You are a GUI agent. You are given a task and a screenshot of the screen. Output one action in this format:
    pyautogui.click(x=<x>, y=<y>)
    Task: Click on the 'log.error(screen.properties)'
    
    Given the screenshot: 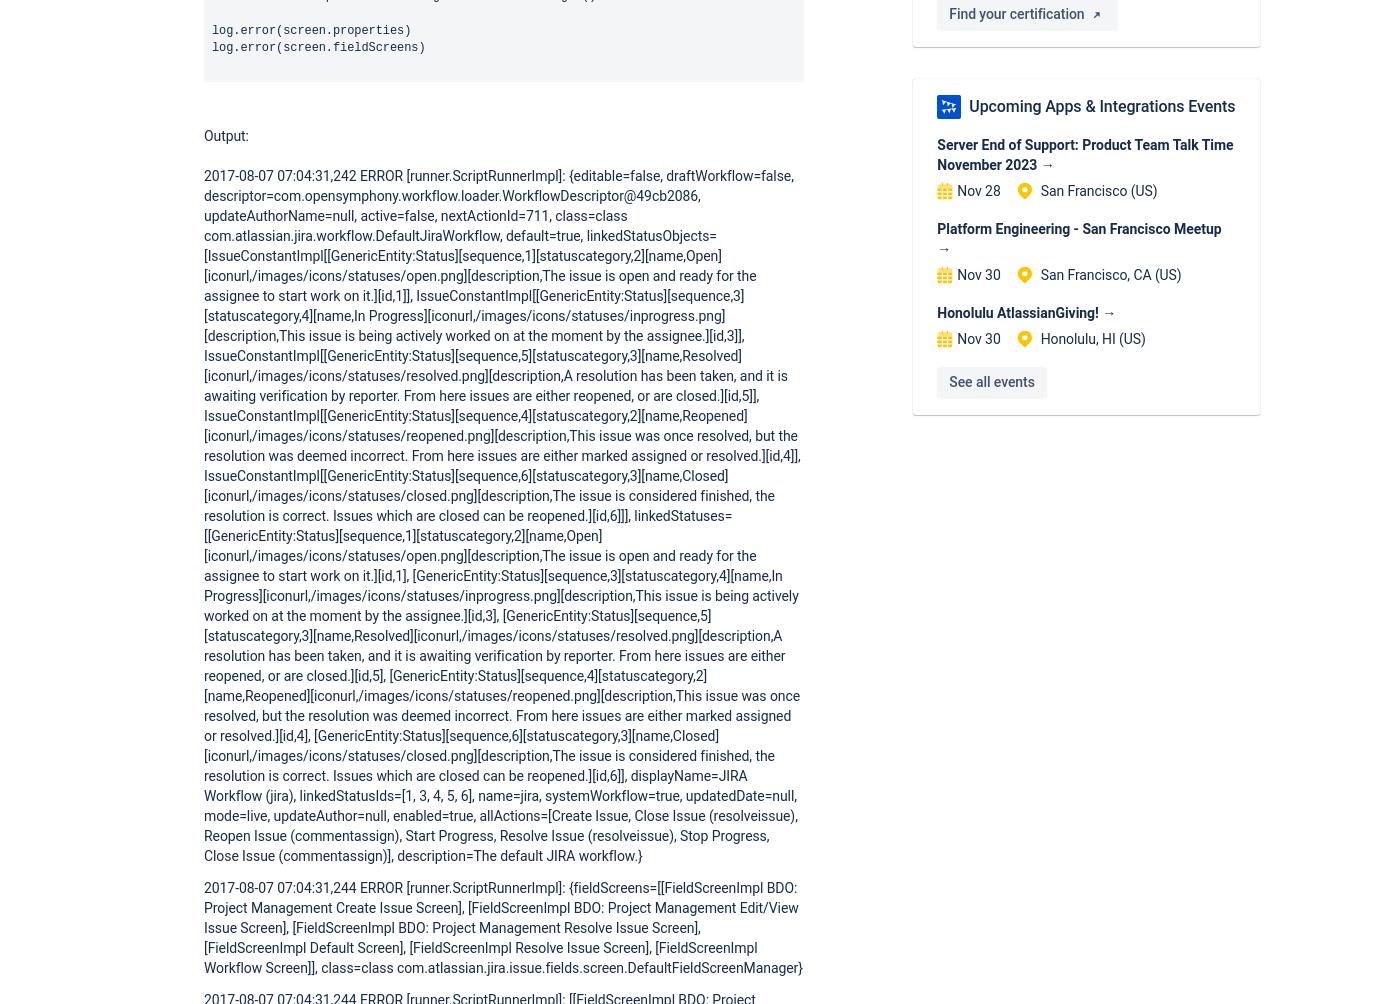 What is the action you would take?
    pyautogui.click(x=311, y=30)
    